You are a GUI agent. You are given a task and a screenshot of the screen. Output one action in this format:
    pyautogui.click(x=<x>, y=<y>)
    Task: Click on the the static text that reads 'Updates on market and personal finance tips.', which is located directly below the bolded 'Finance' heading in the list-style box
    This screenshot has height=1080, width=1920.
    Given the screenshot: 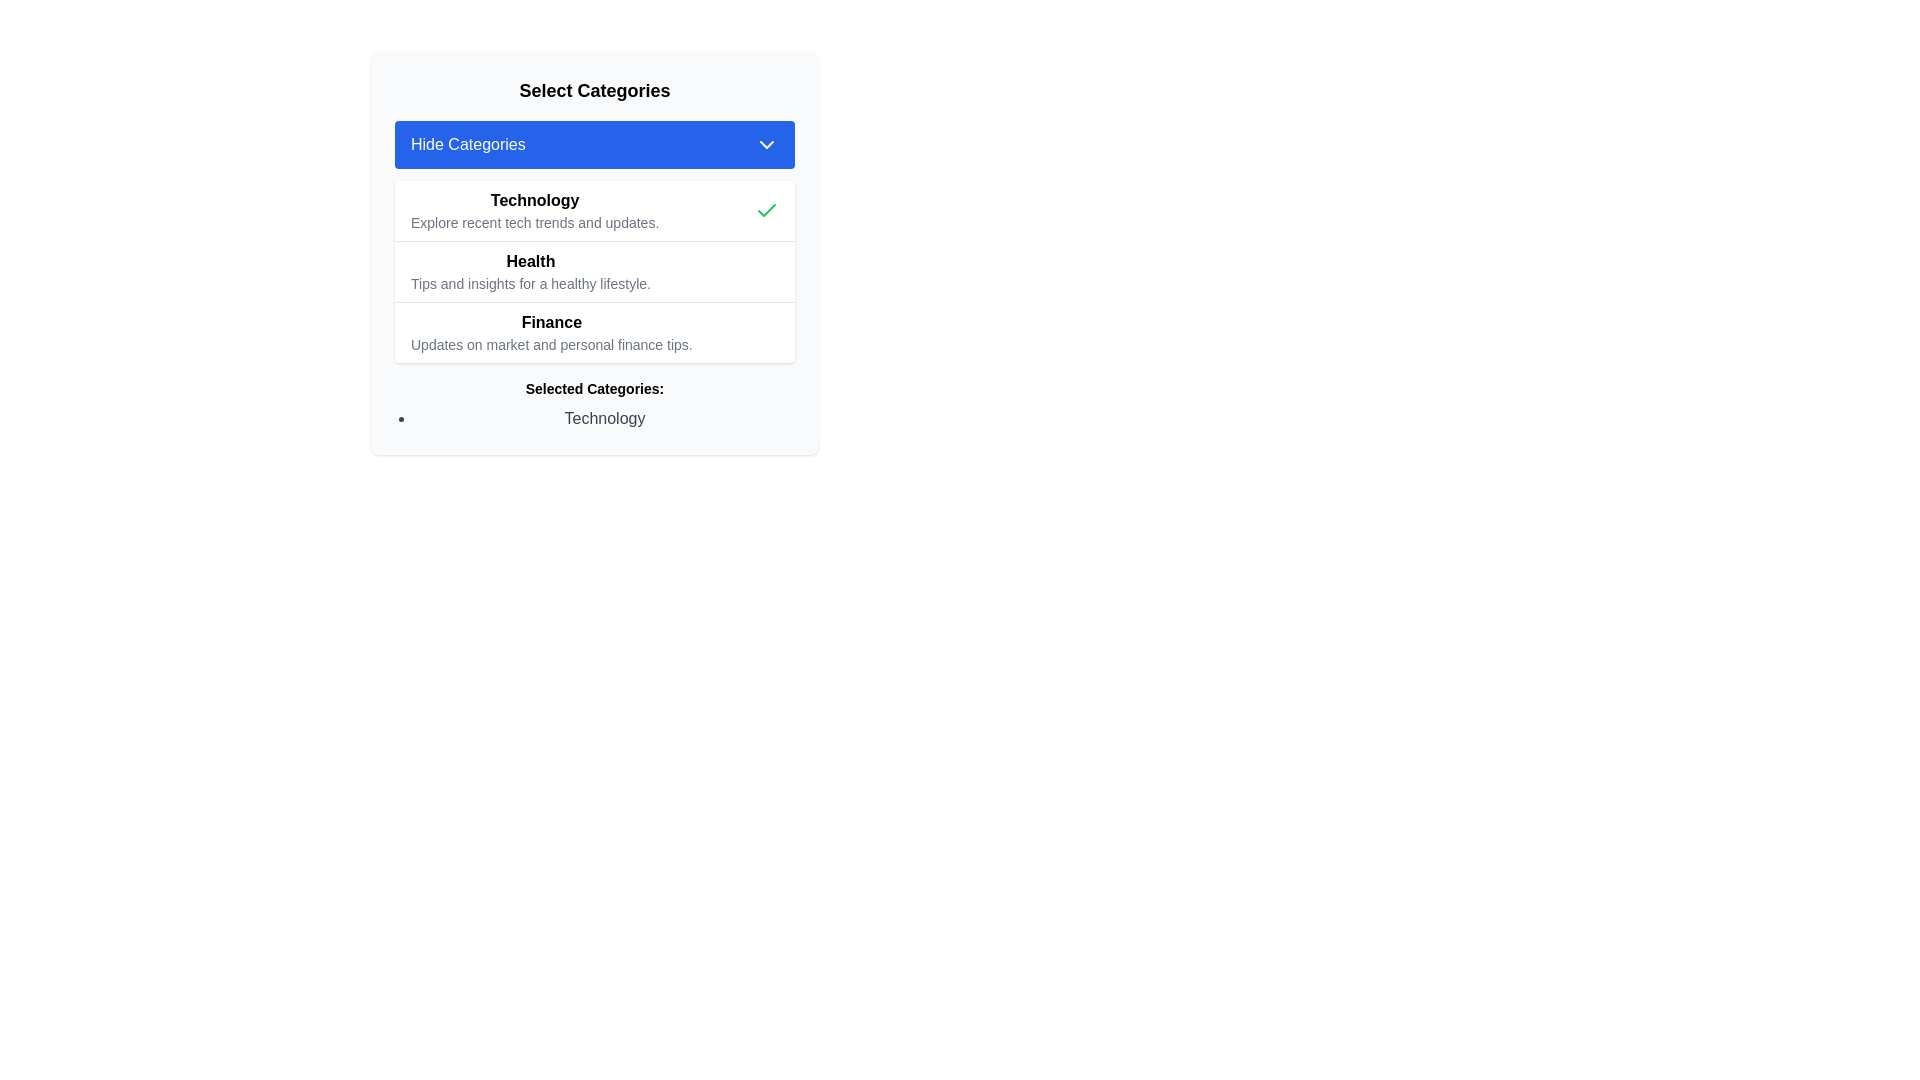 What is the action you would take?
    pyautogui.click(x=551, y=343)
    